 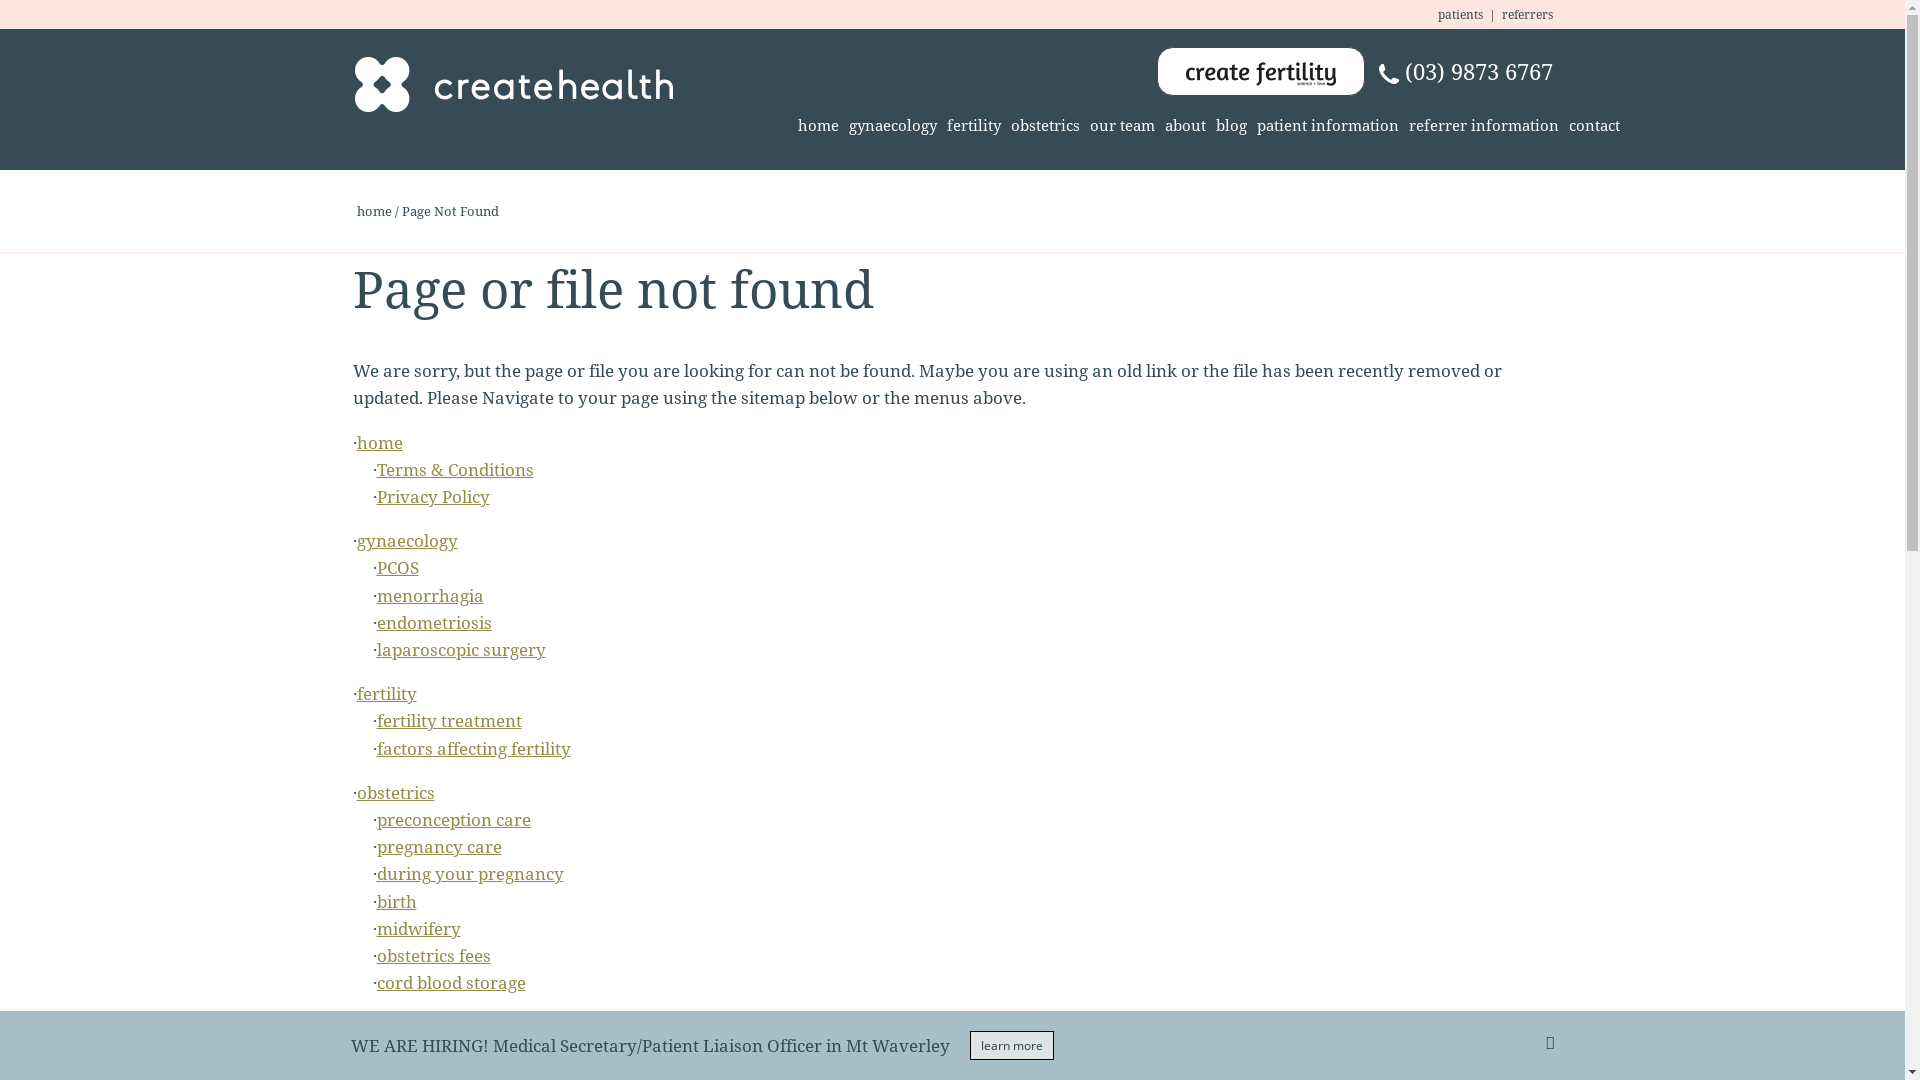 What do you see at coordinates (451, 819) in the screenshot?
I see `'preconception care'` at bounding box center [451, 819].